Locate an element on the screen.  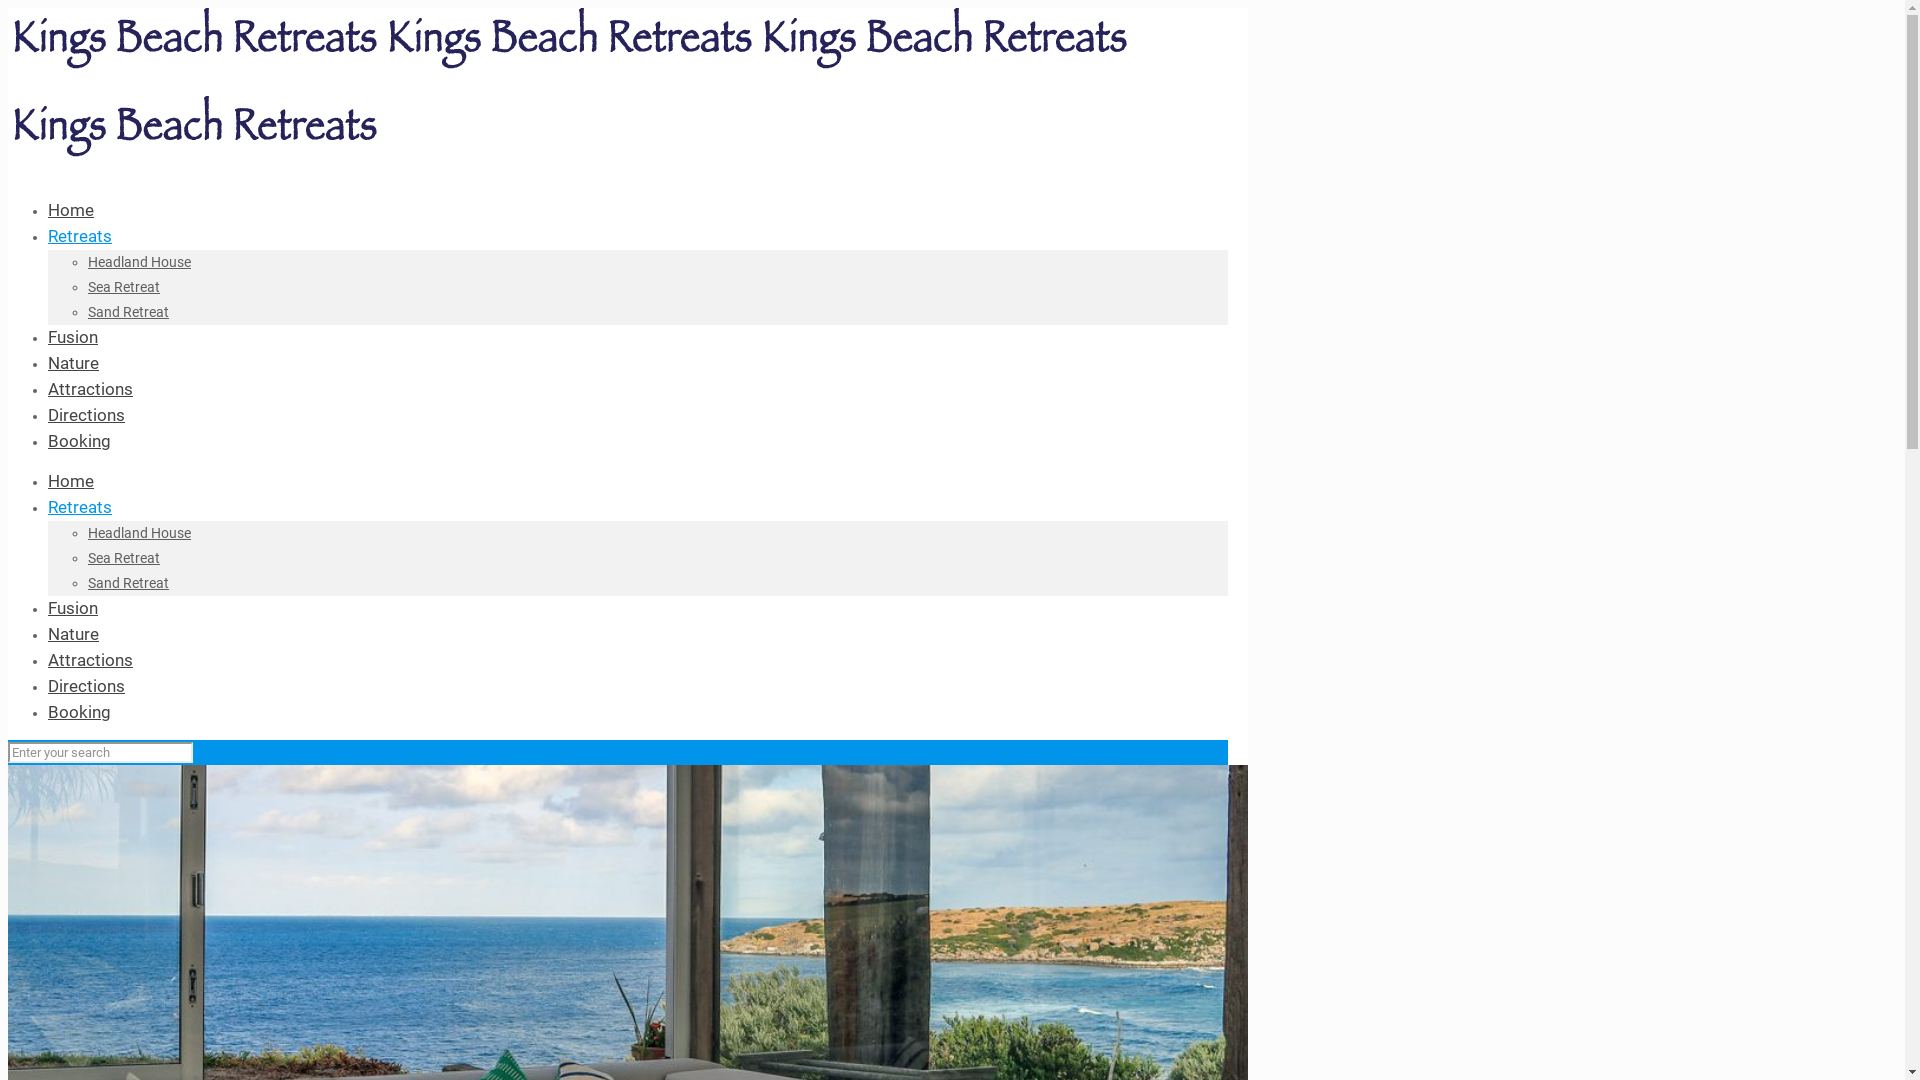
'Headland House' is located at coordinates (86, 261).